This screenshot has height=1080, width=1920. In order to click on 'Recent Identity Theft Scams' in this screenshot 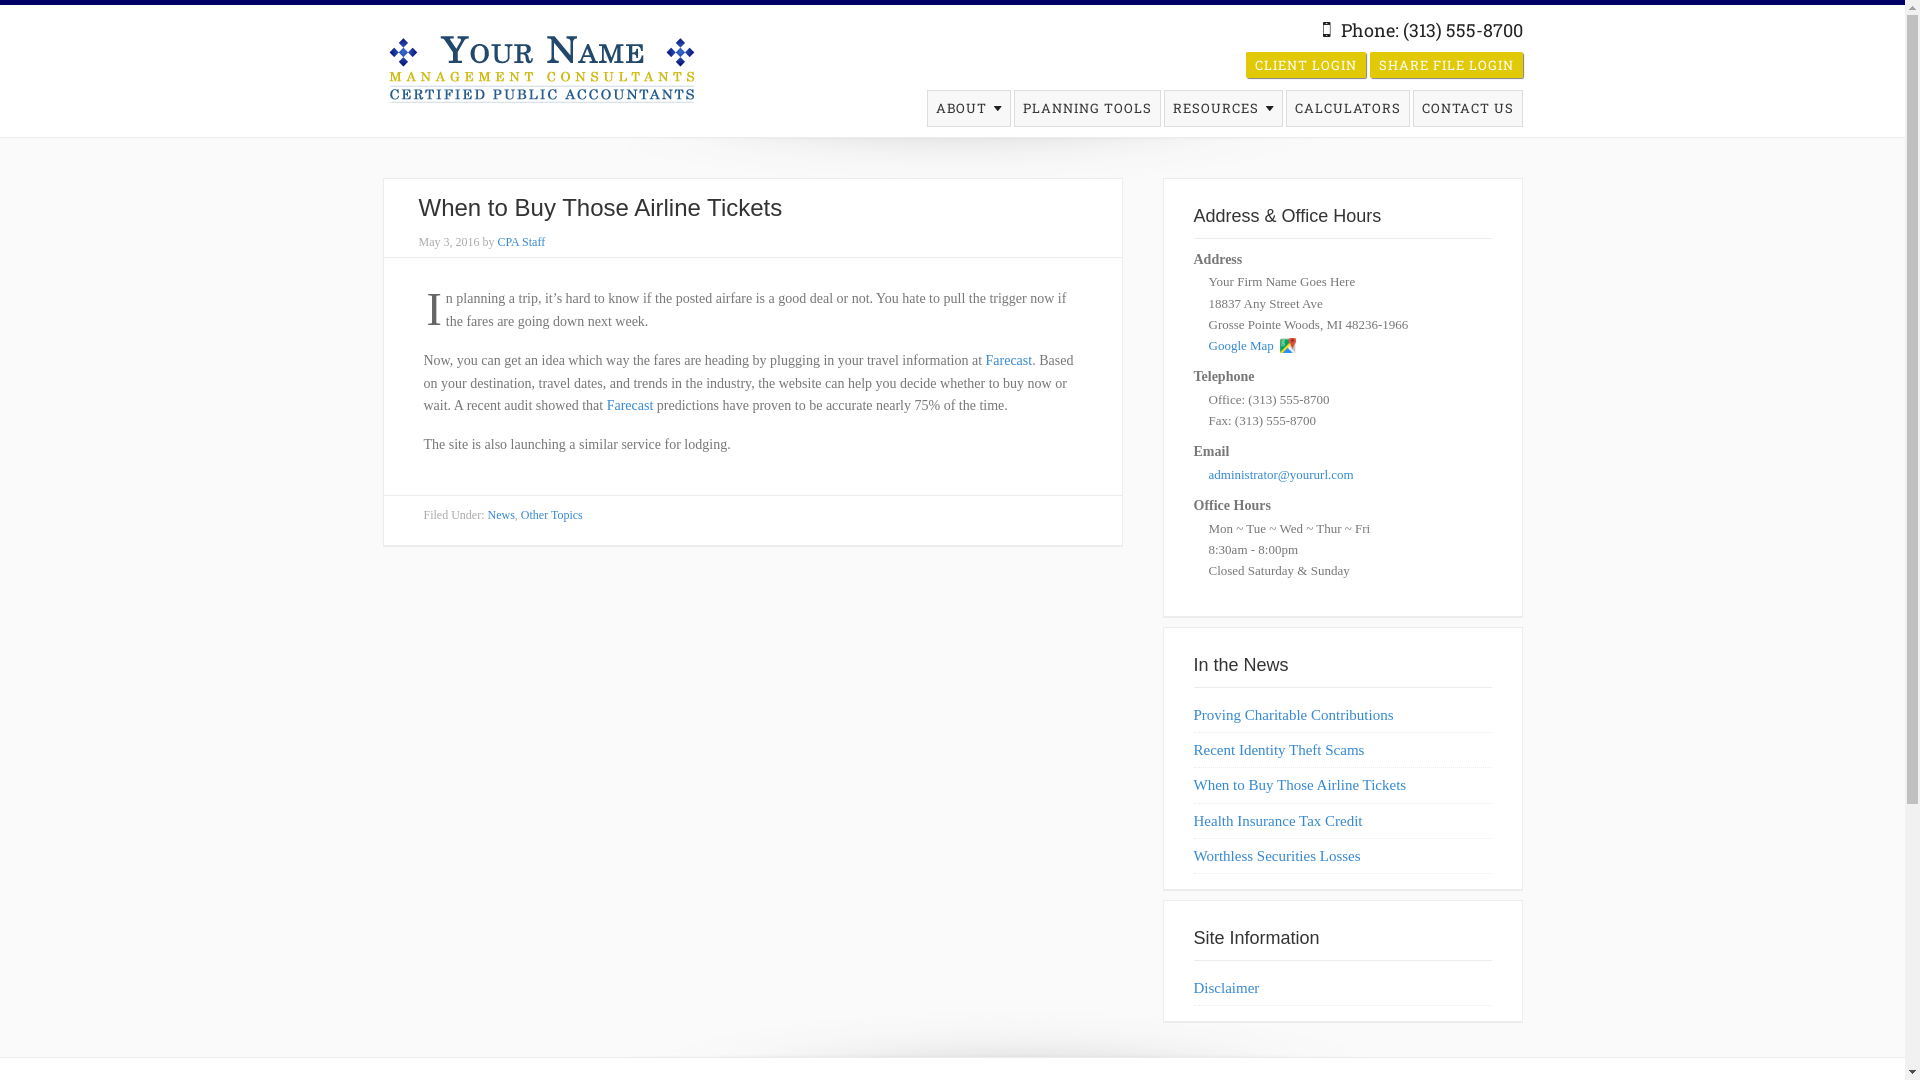, I will do `click(1278, 749)`.